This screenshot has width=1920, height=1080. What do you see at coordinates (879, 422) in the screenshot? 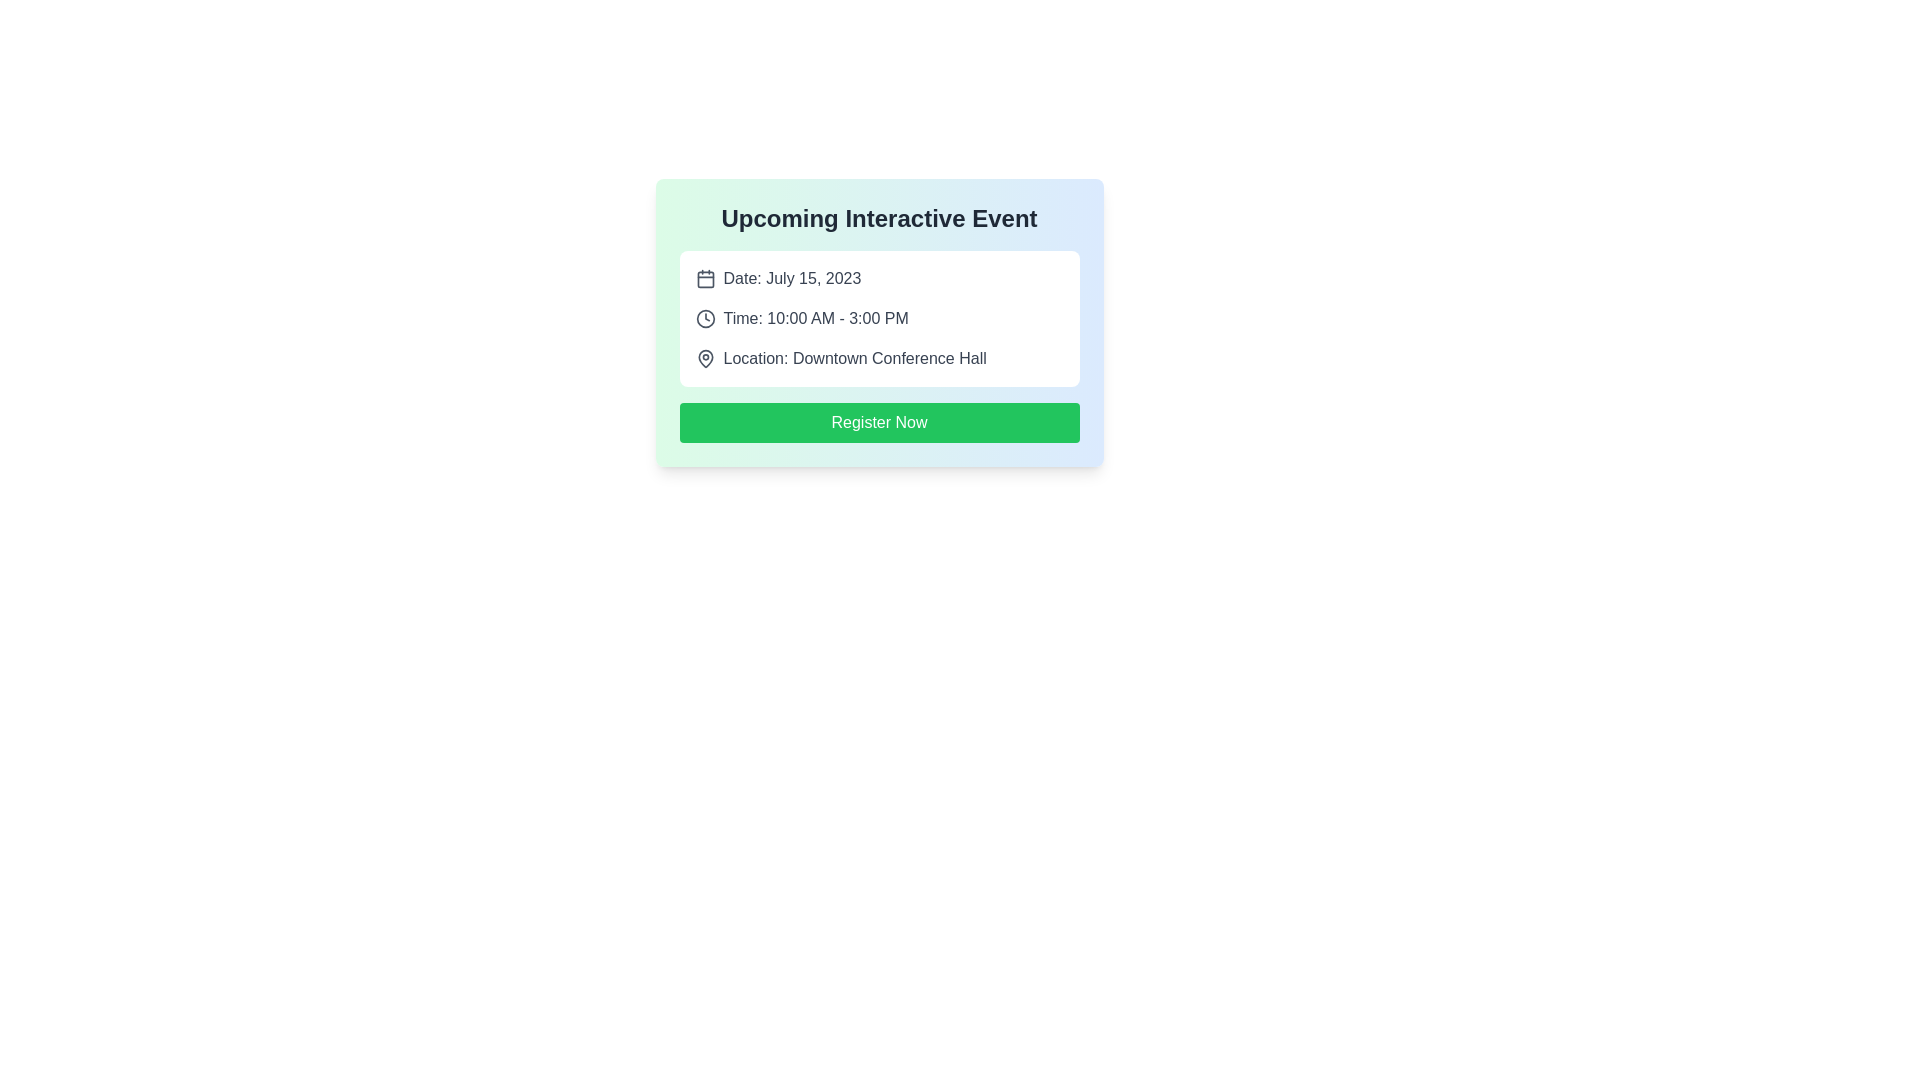
I see `the 'Register Now' button` at bounding box center [879, 422].